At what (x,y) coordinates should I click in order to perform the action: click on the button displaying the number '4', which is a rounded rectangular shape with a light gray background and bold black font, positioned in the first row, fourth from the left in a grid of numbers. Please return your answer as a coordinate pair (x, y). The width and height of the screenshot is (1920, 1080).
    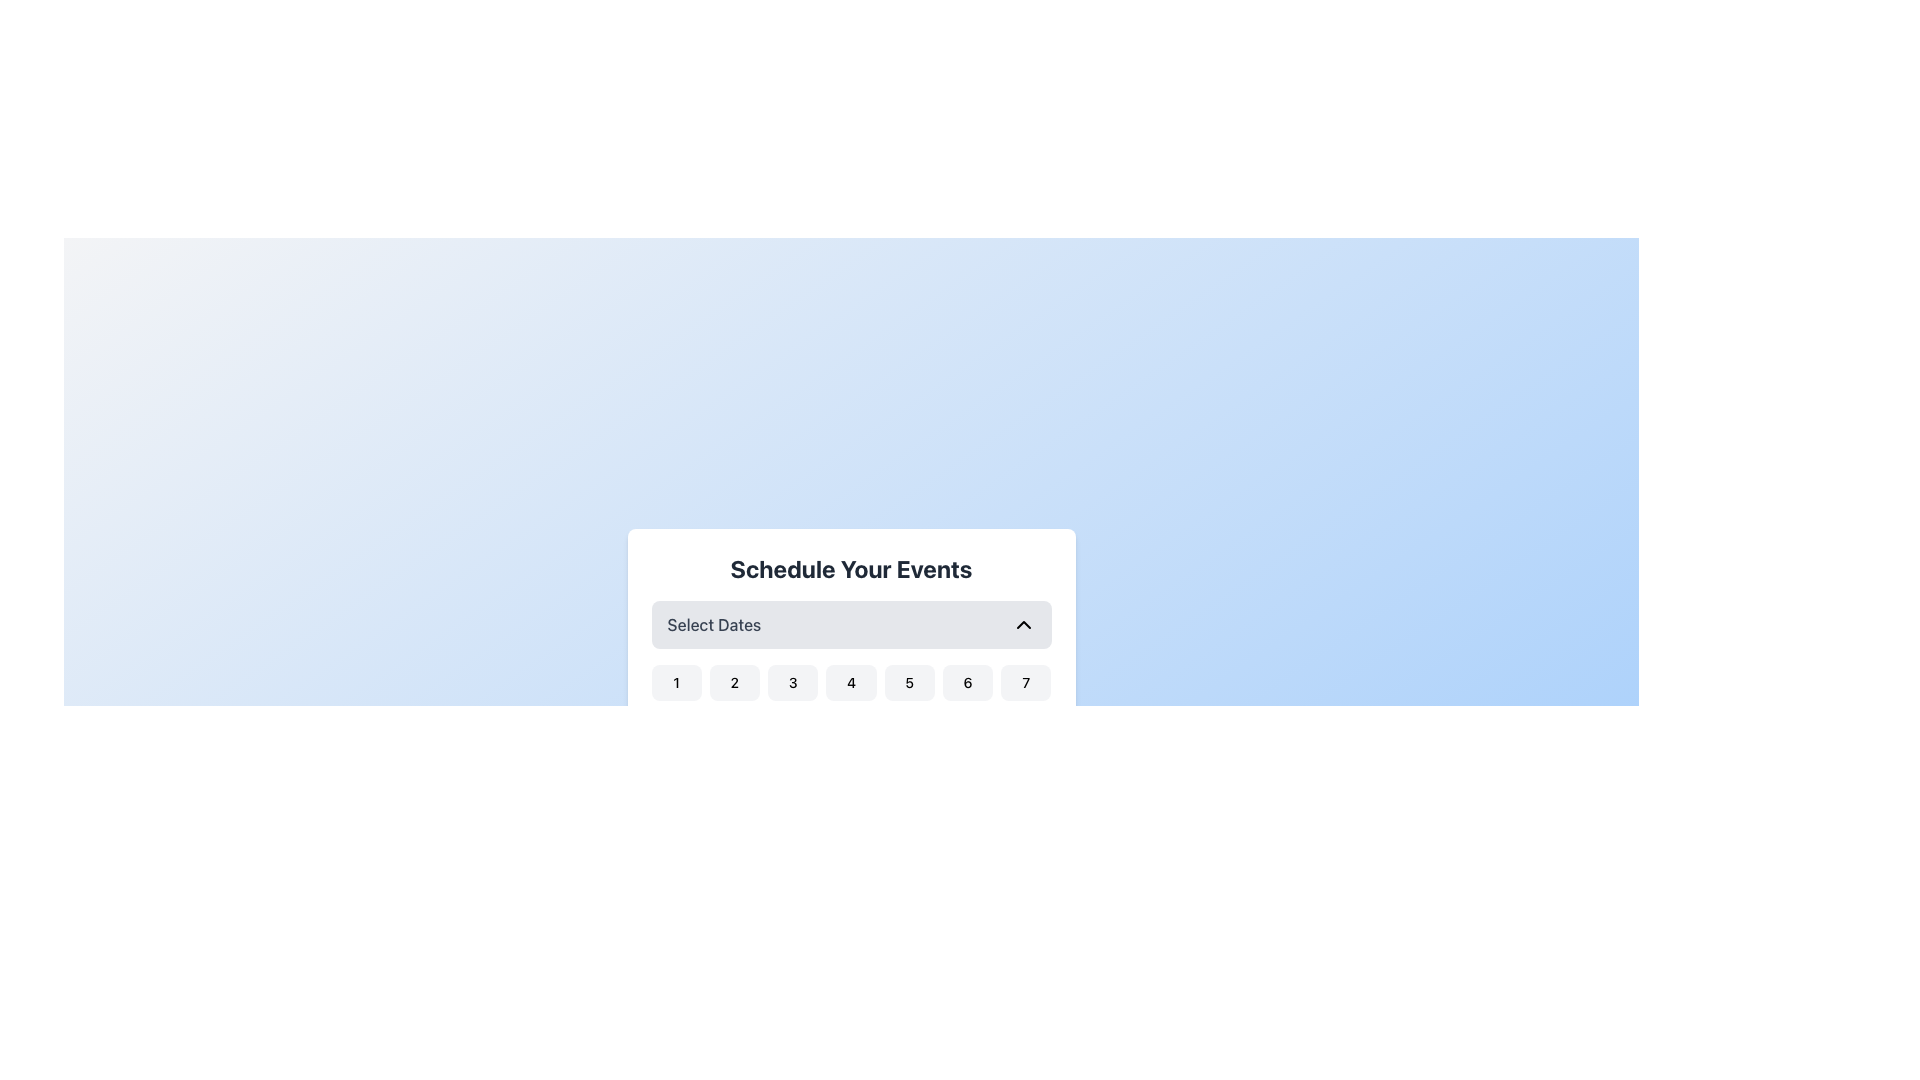
    Looking at the image, I should click on (851, 682).